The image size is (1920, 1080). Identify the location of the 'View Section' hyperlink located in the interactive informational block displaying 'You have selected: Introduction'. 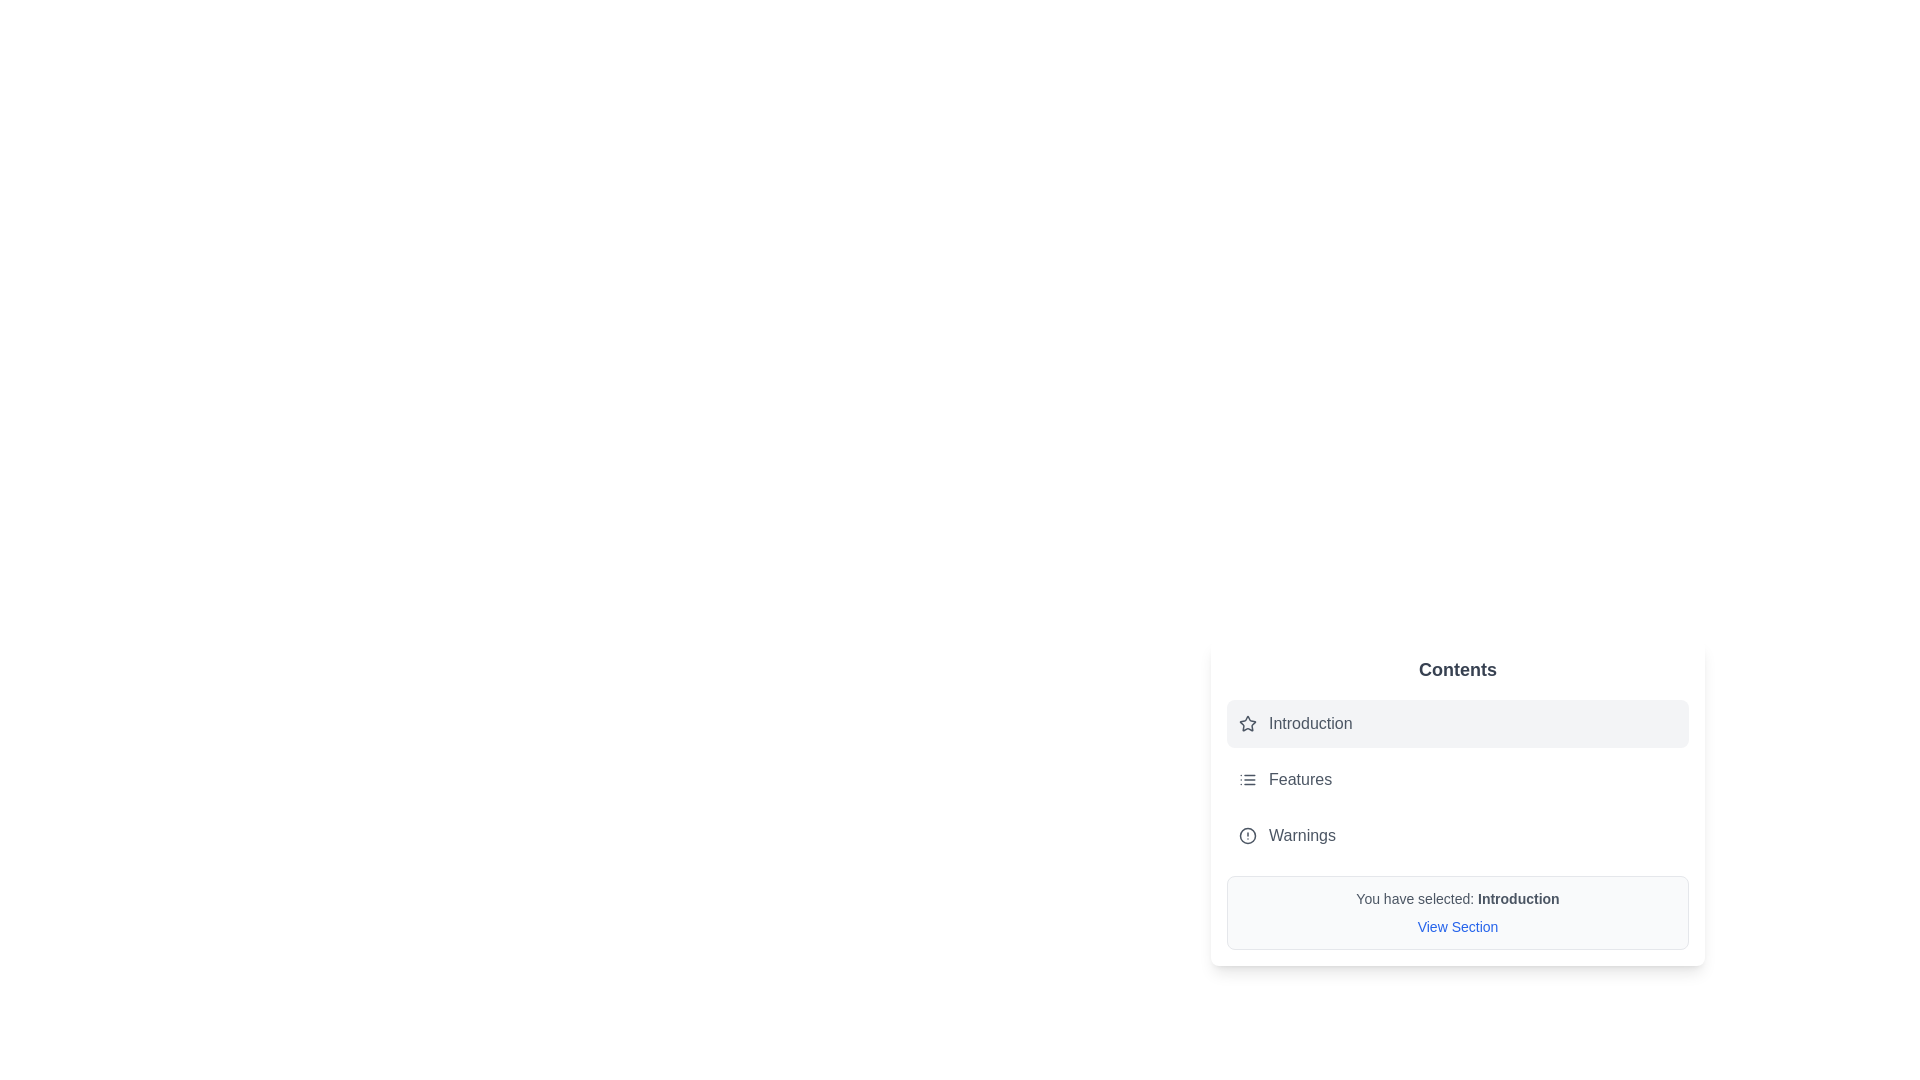
(1458, 913).